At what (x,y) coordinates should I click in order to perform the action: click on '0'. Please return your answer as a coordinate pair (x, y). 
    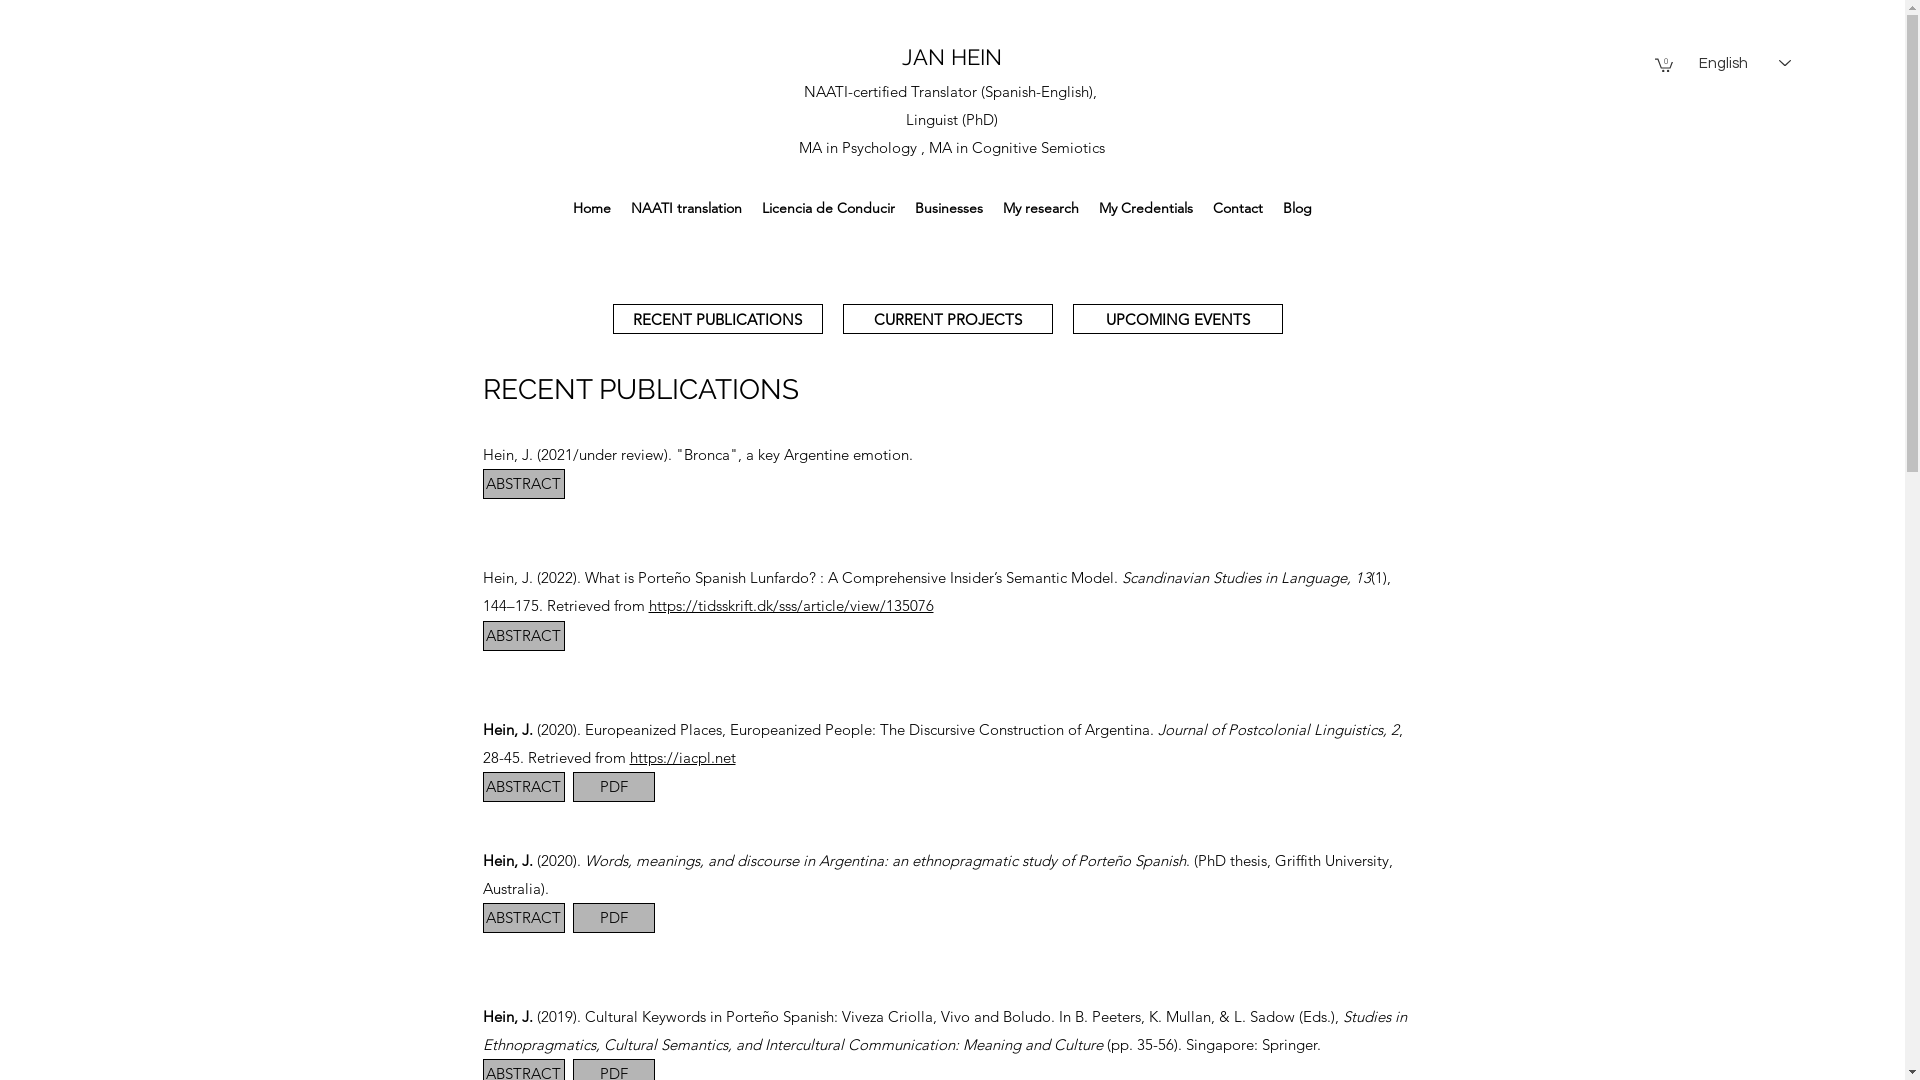
    Looking at the image, I should click on (1664, 63).